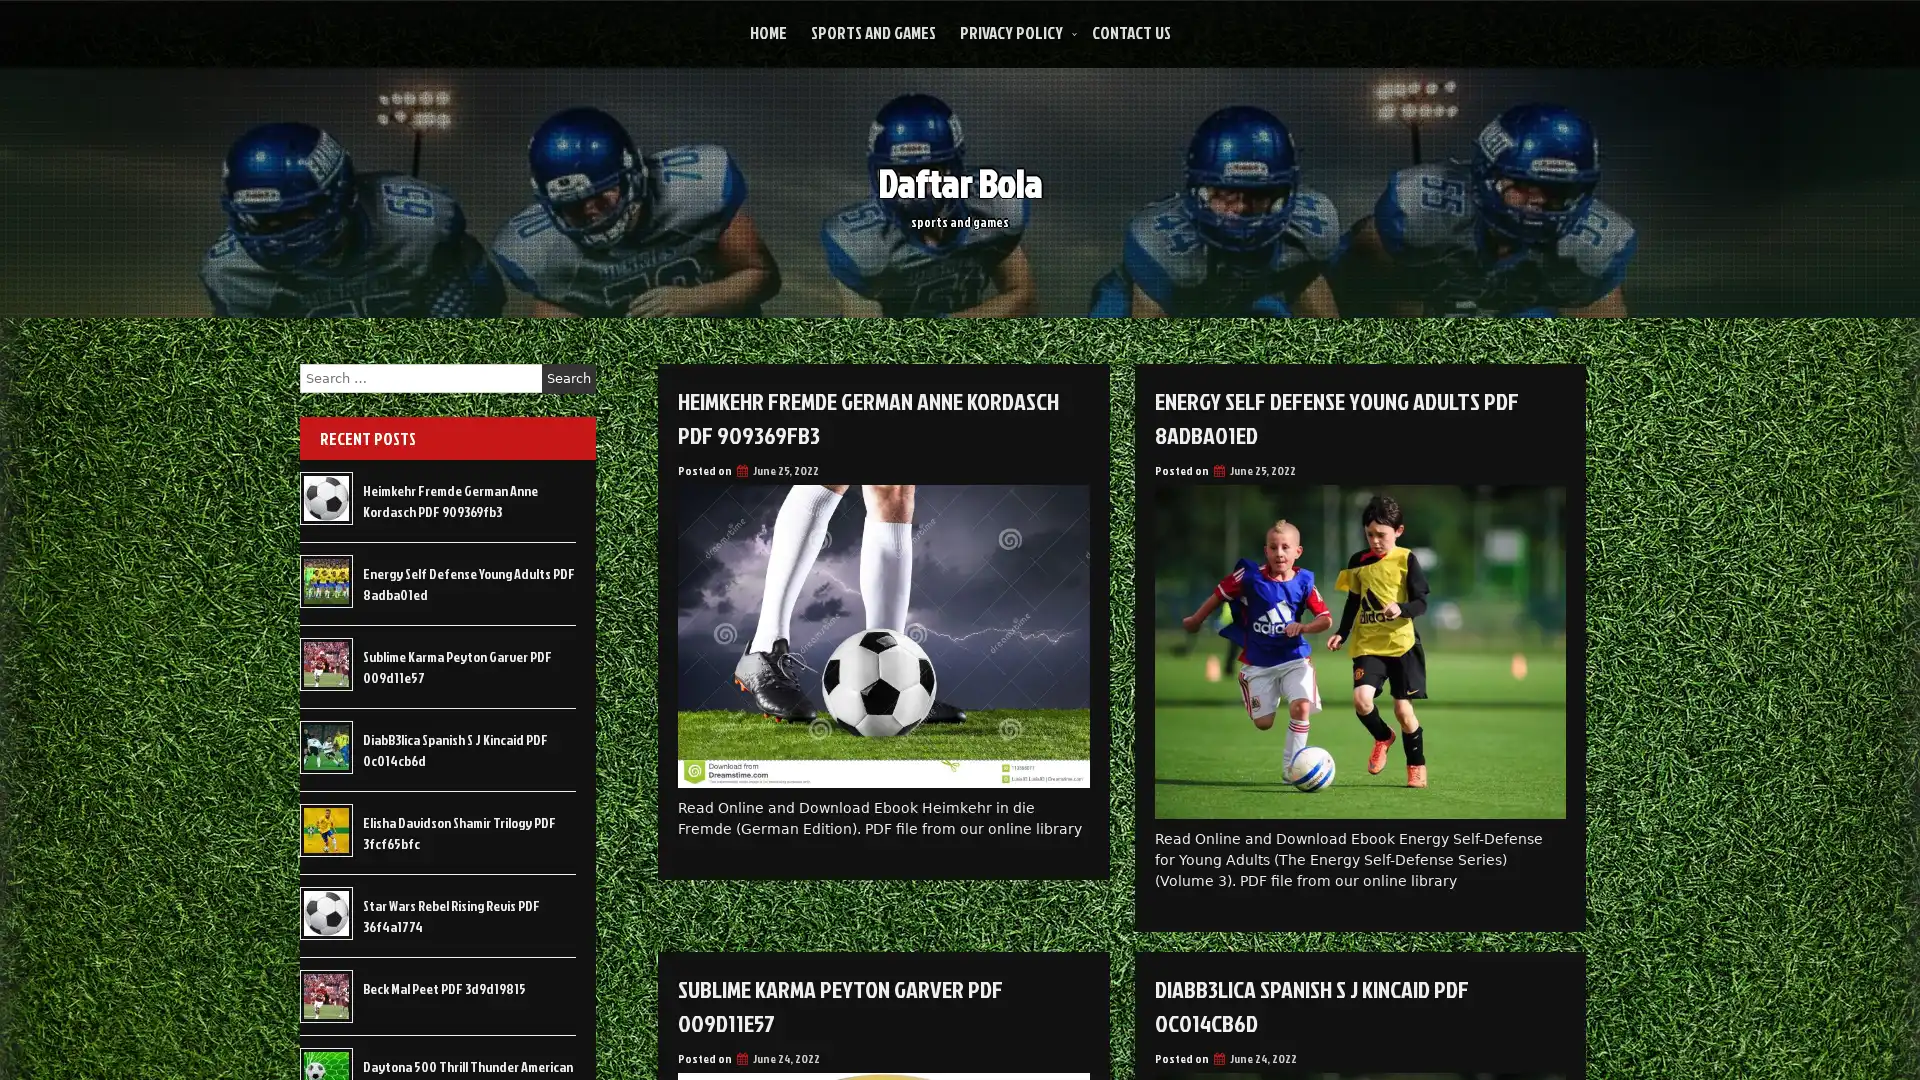  What do you see at coordinates (568, 378) in the screenshot?
I see `Search` at bounding box center [568, 378].